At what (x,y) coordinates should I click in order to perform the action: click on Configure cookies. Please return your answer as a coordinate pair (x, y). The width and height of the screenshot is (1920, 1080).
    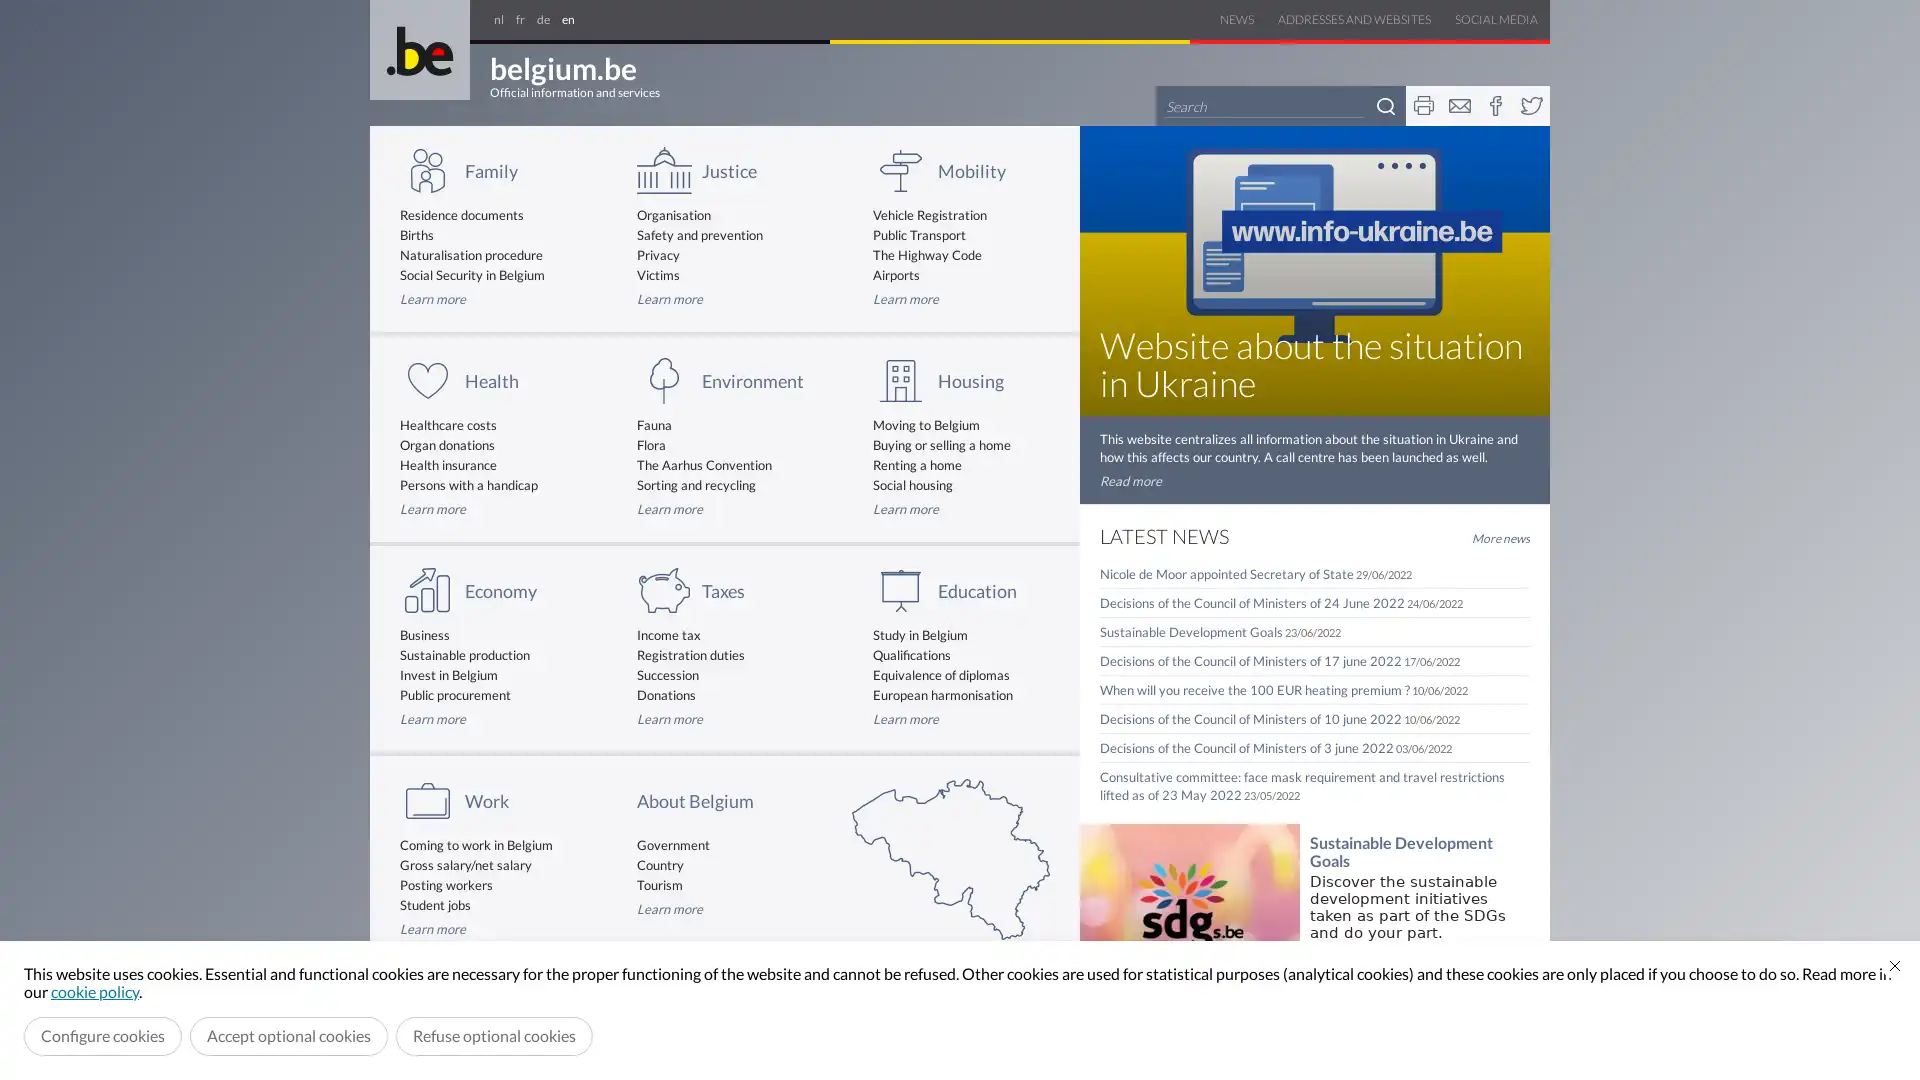
    Looking at the image, I should click on (101, 1035).